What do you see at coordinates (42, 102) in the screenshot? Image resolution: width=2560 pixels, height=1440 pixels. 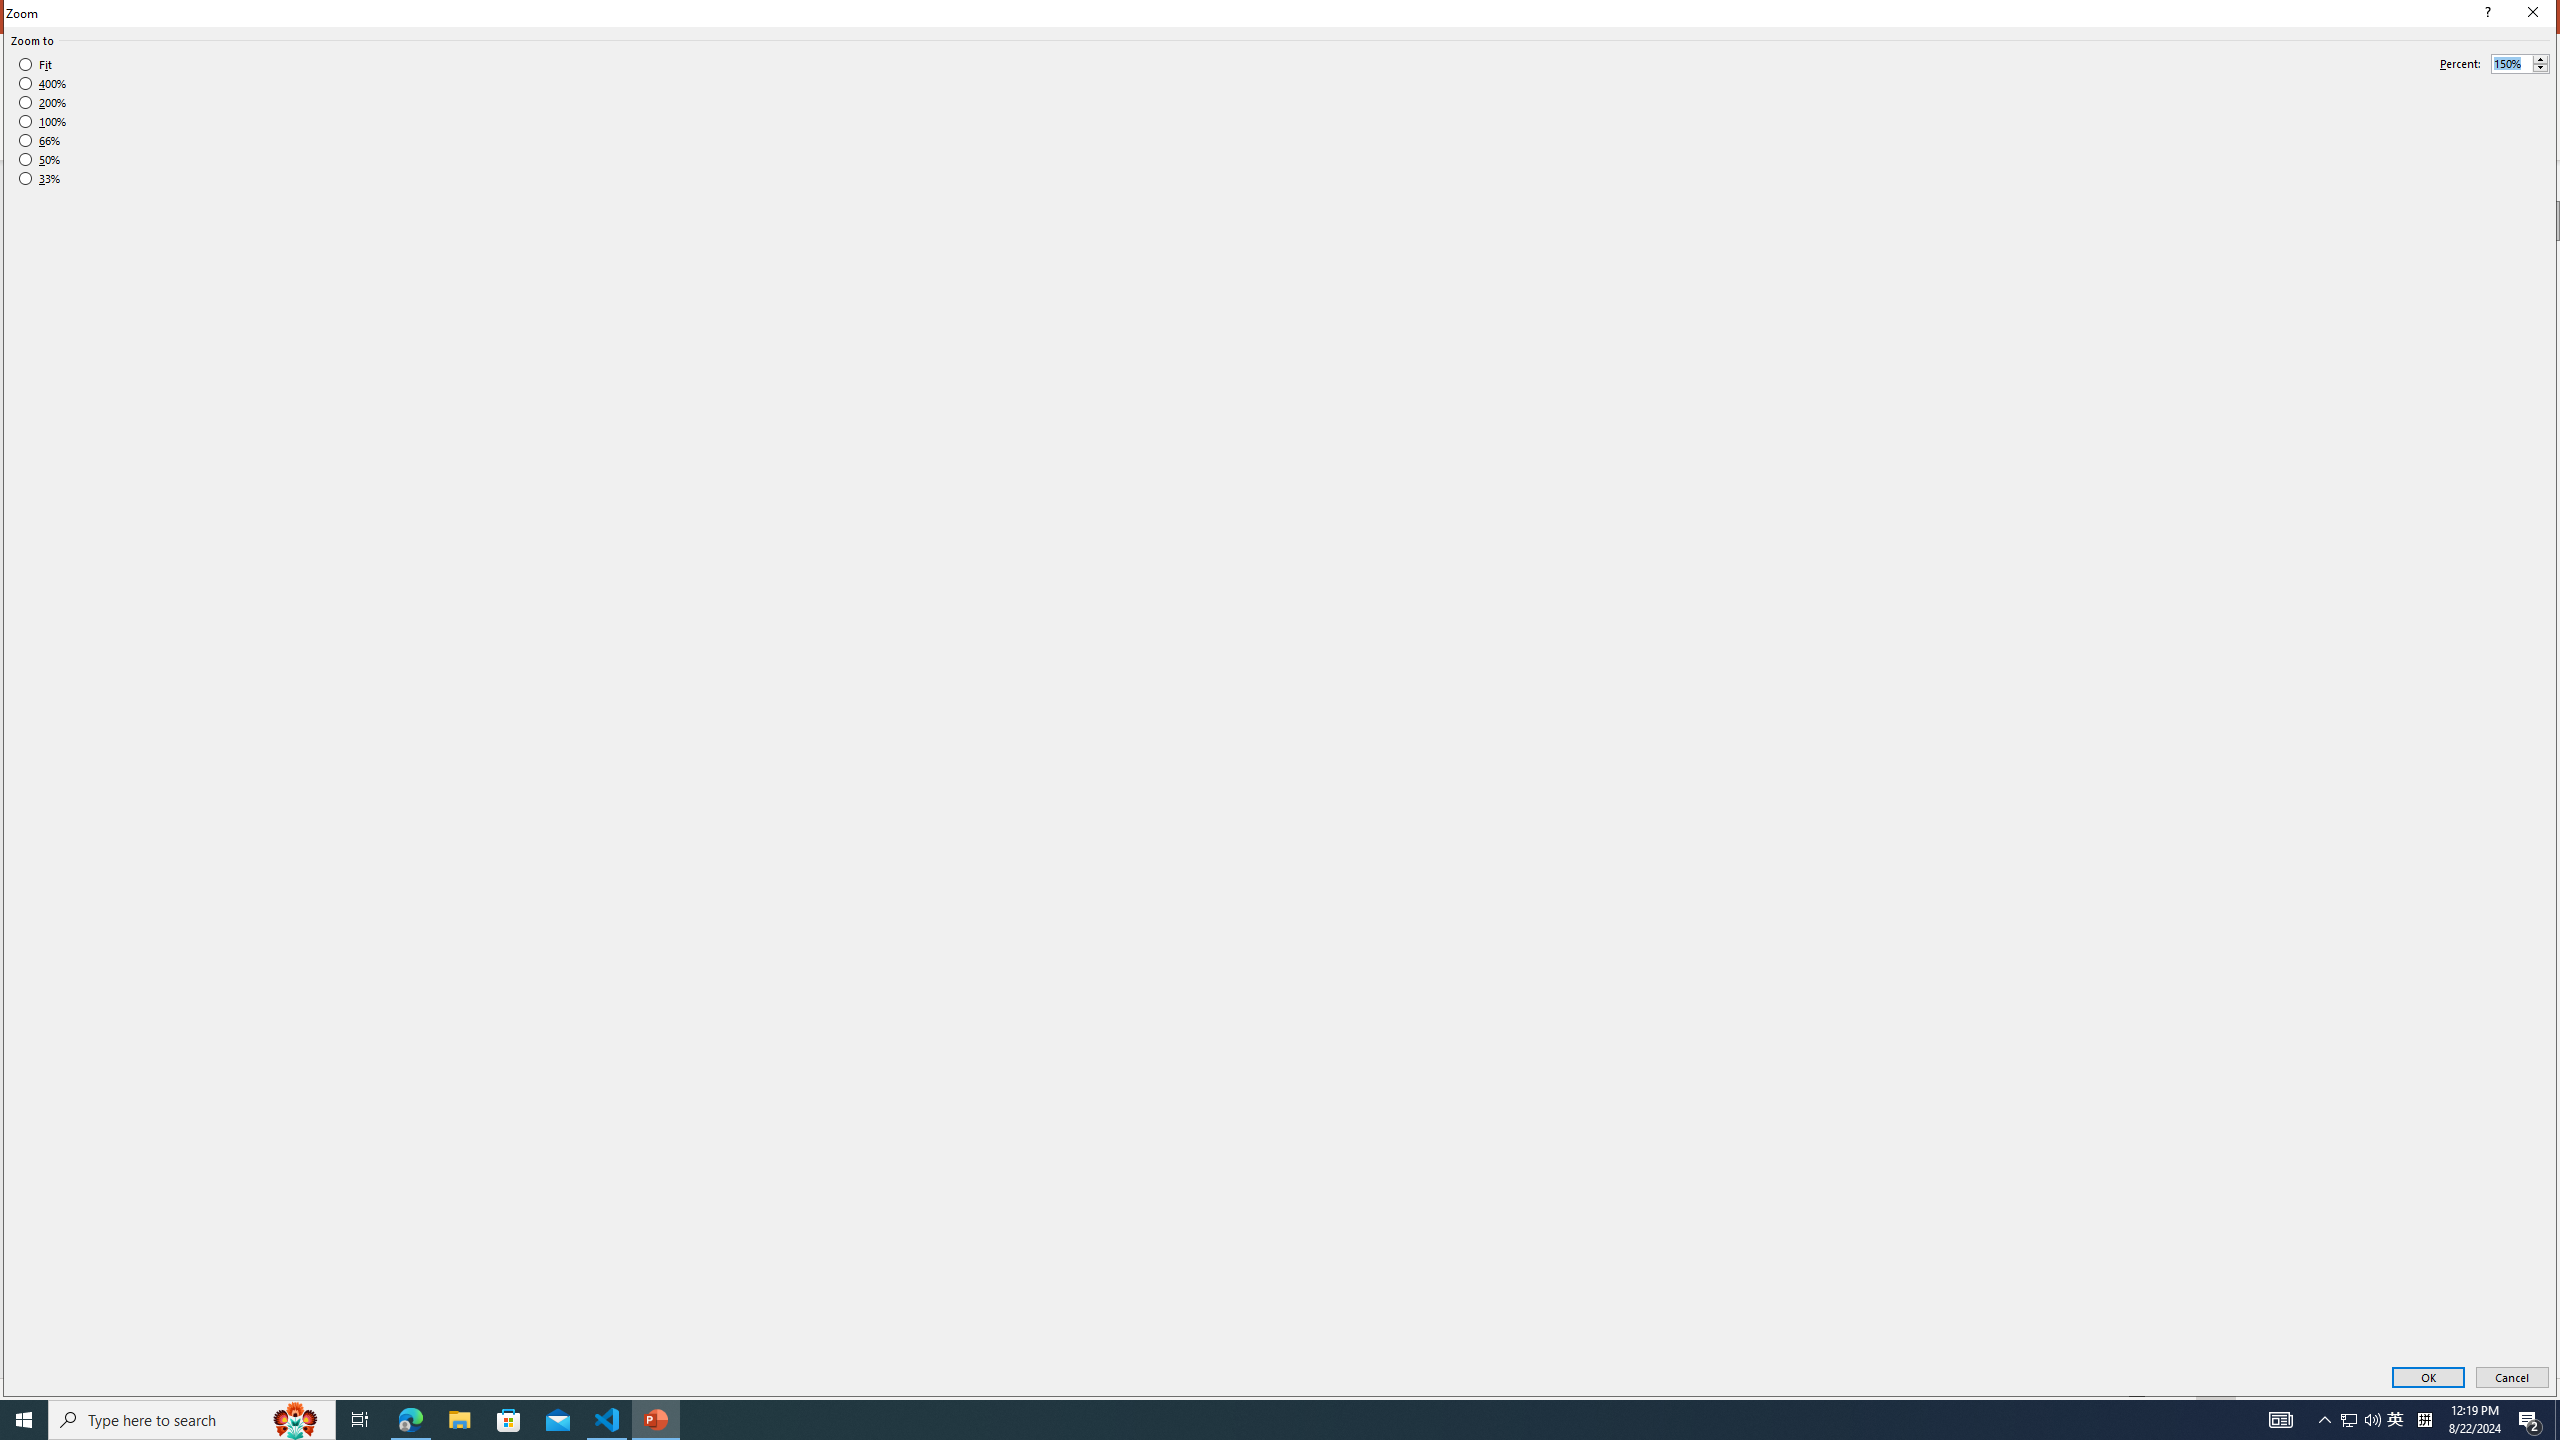 I see `'200%'` at bounding box center [42, 102].